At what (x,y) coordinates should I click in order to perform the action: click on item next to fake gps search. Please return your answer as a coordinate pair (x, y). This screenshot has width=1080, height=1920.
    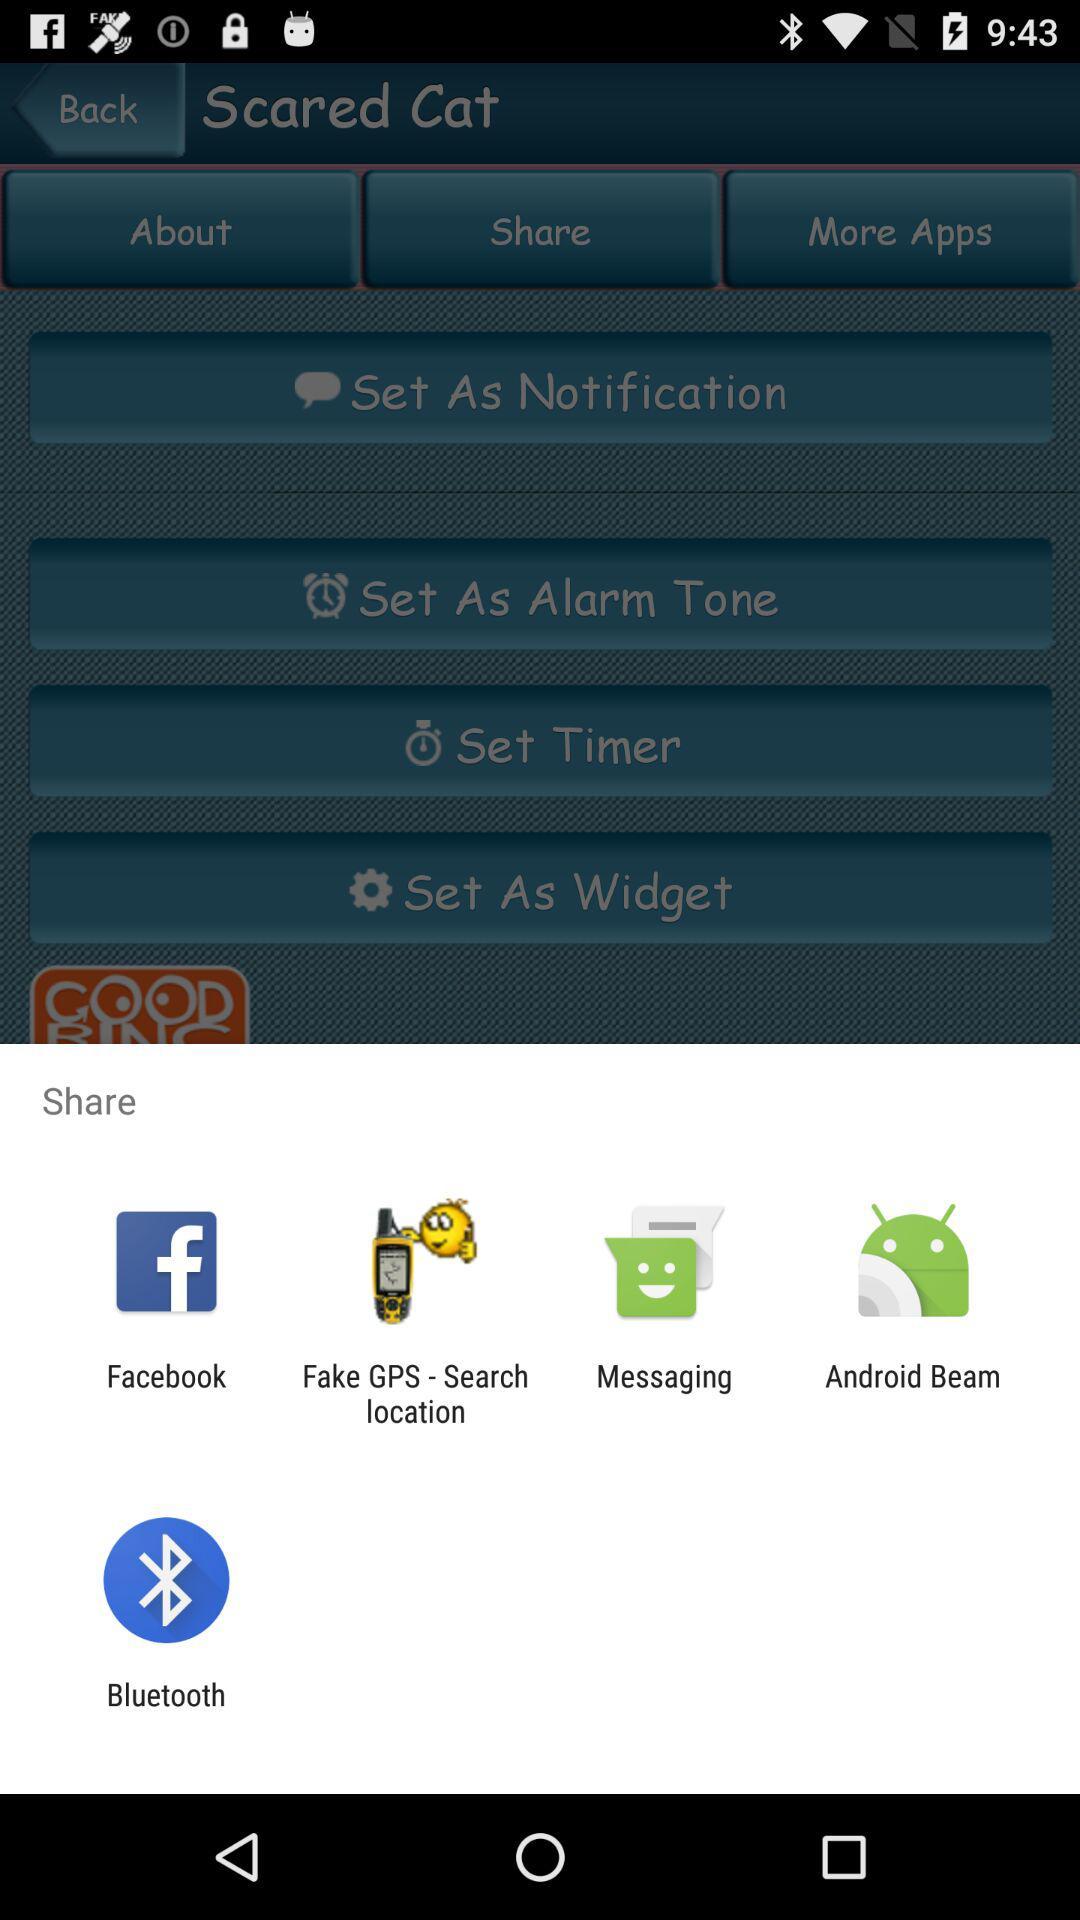
    Looking at the image, I should click on (664, 1392).